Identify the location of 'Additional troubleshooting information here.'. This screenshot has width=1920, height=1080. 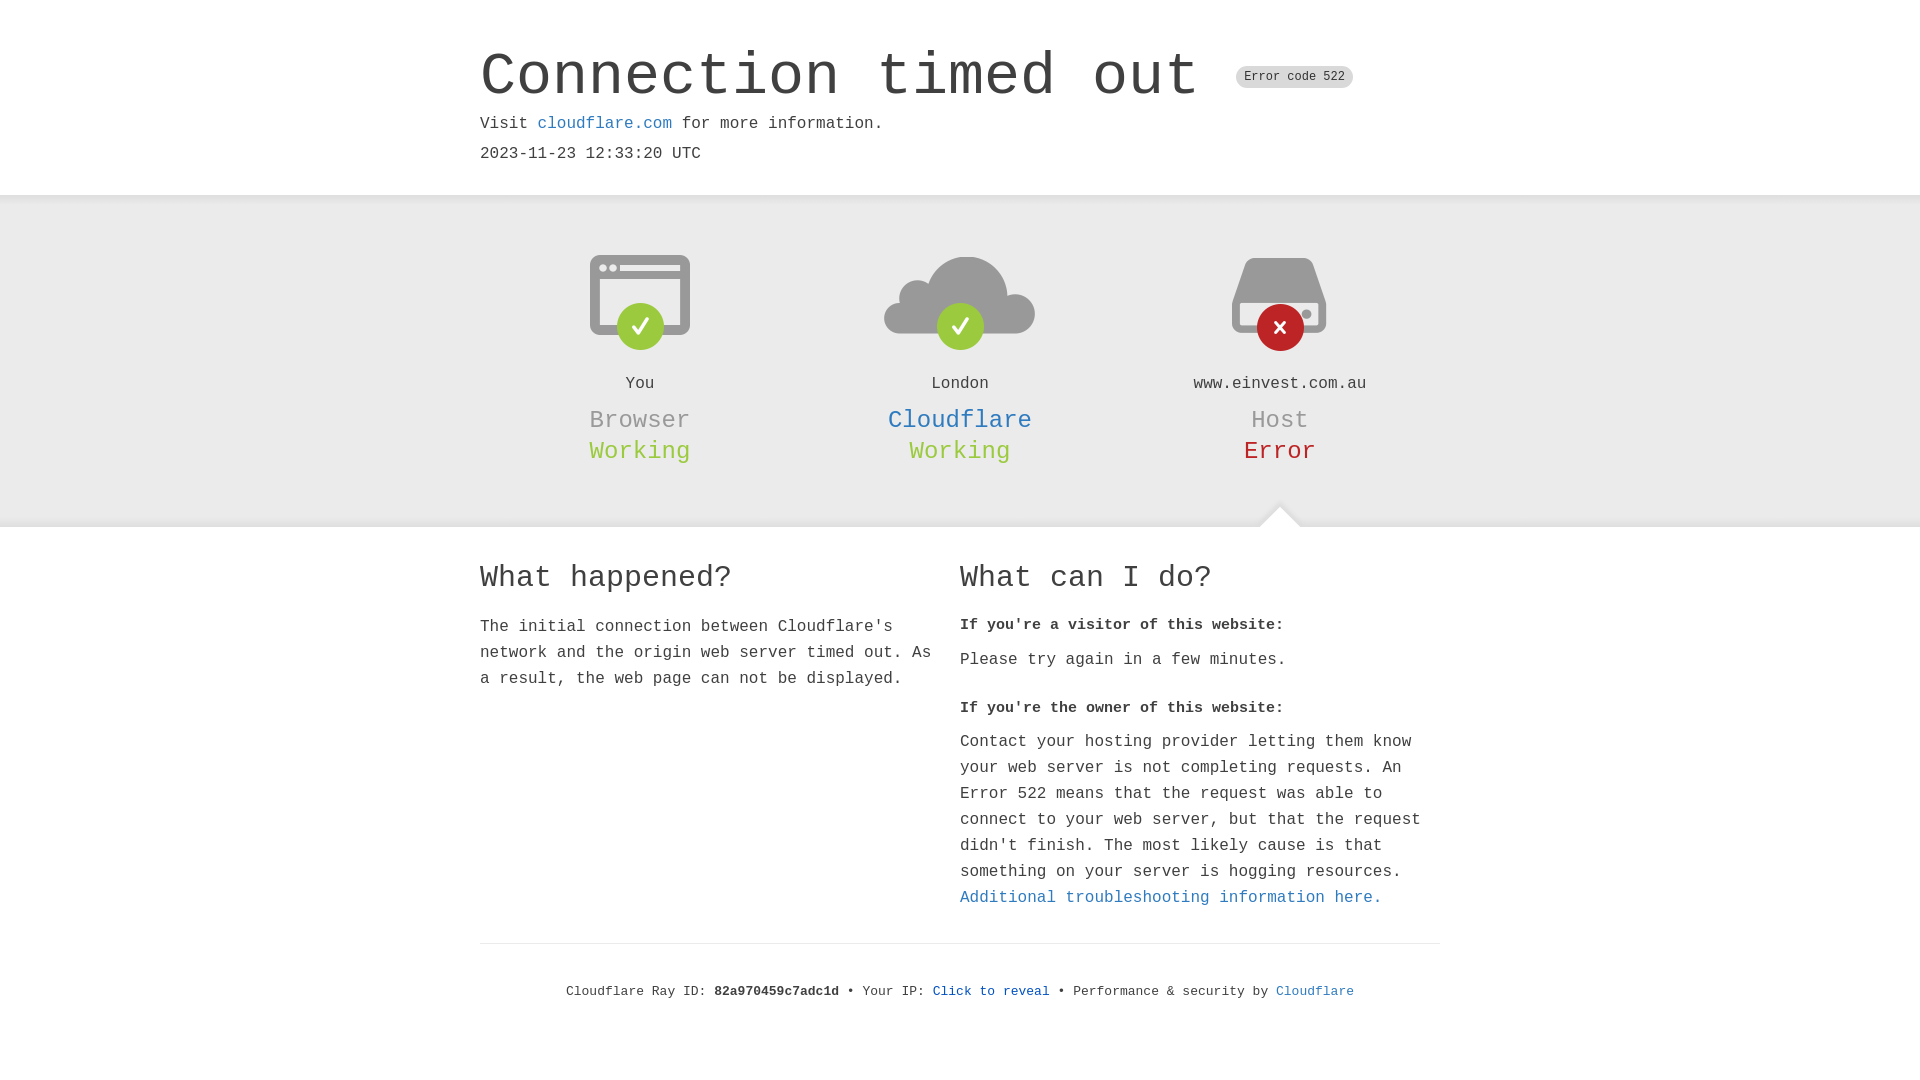
(1171, 897).